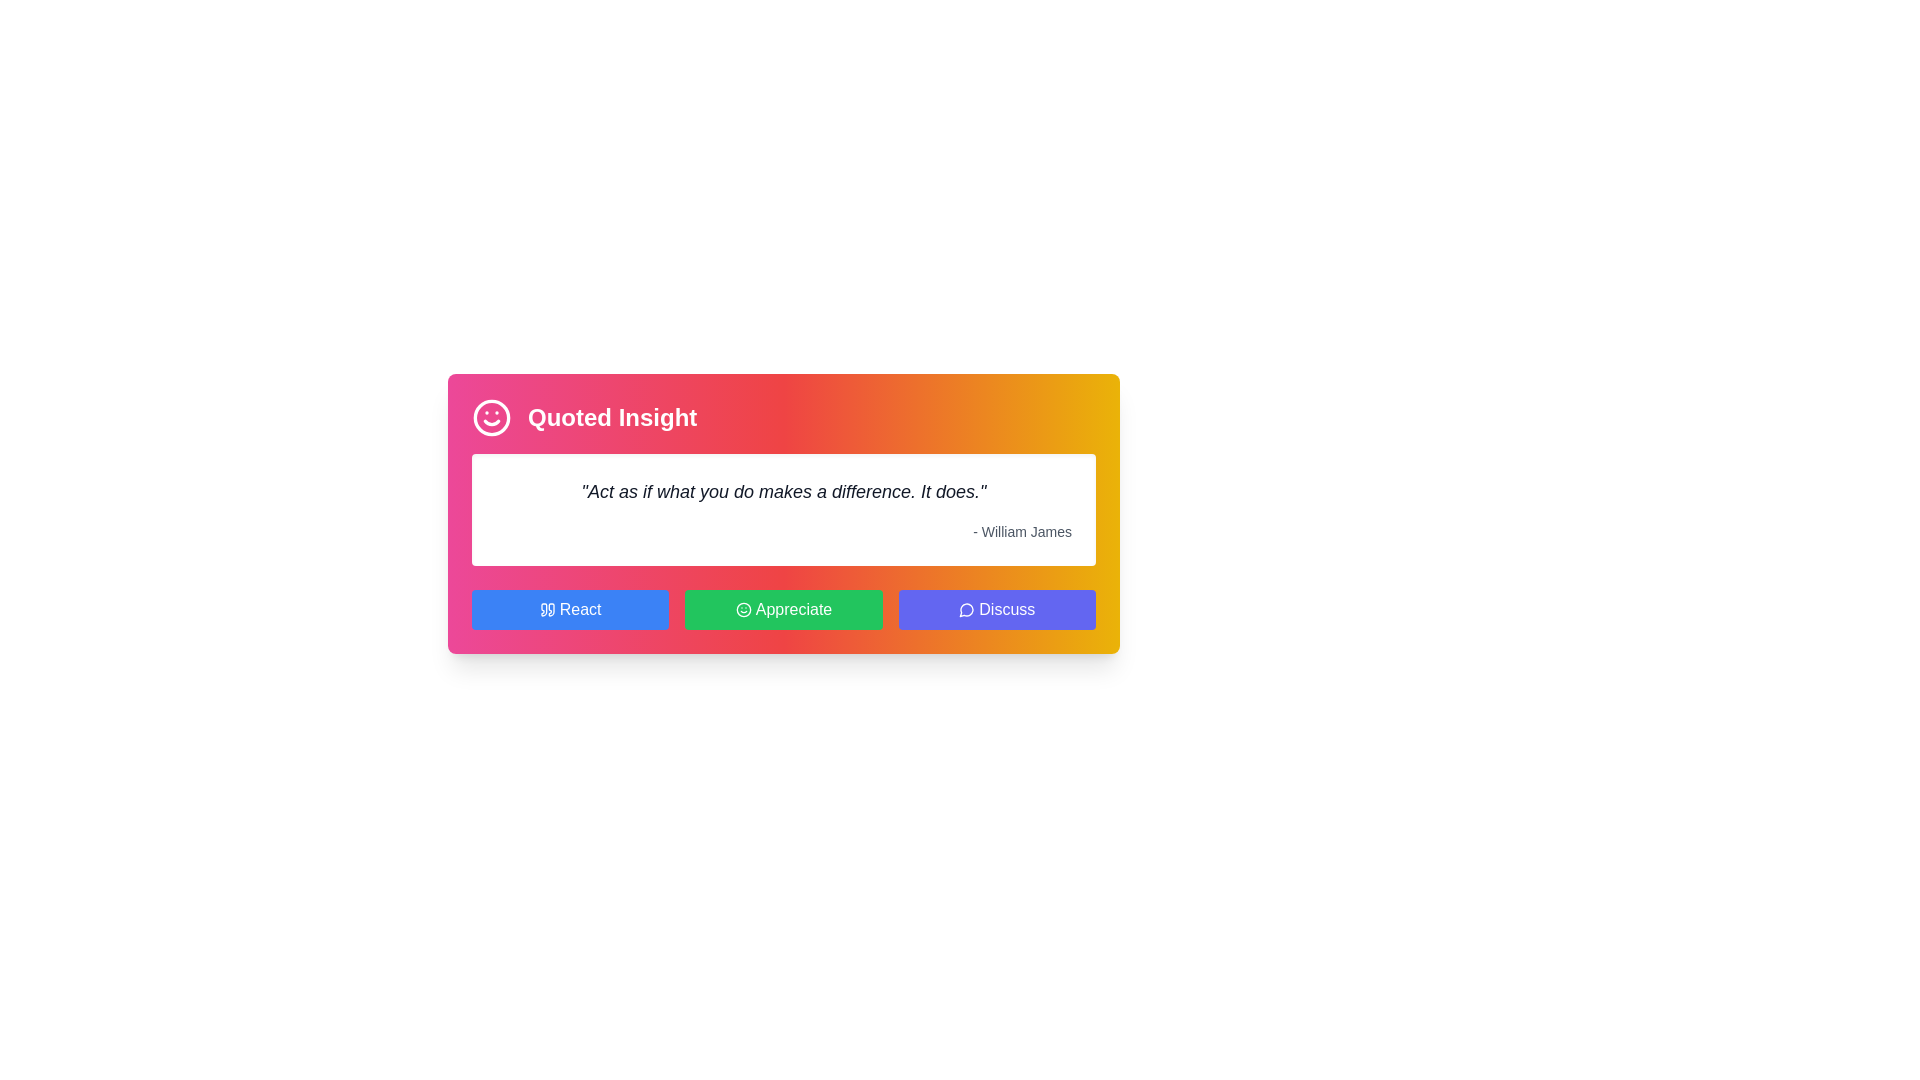 This screenshot has width=1920, height=1080. I want to click on the decorative icon located at the far left of the 'Quoted Insight' section, so click(491, 416).